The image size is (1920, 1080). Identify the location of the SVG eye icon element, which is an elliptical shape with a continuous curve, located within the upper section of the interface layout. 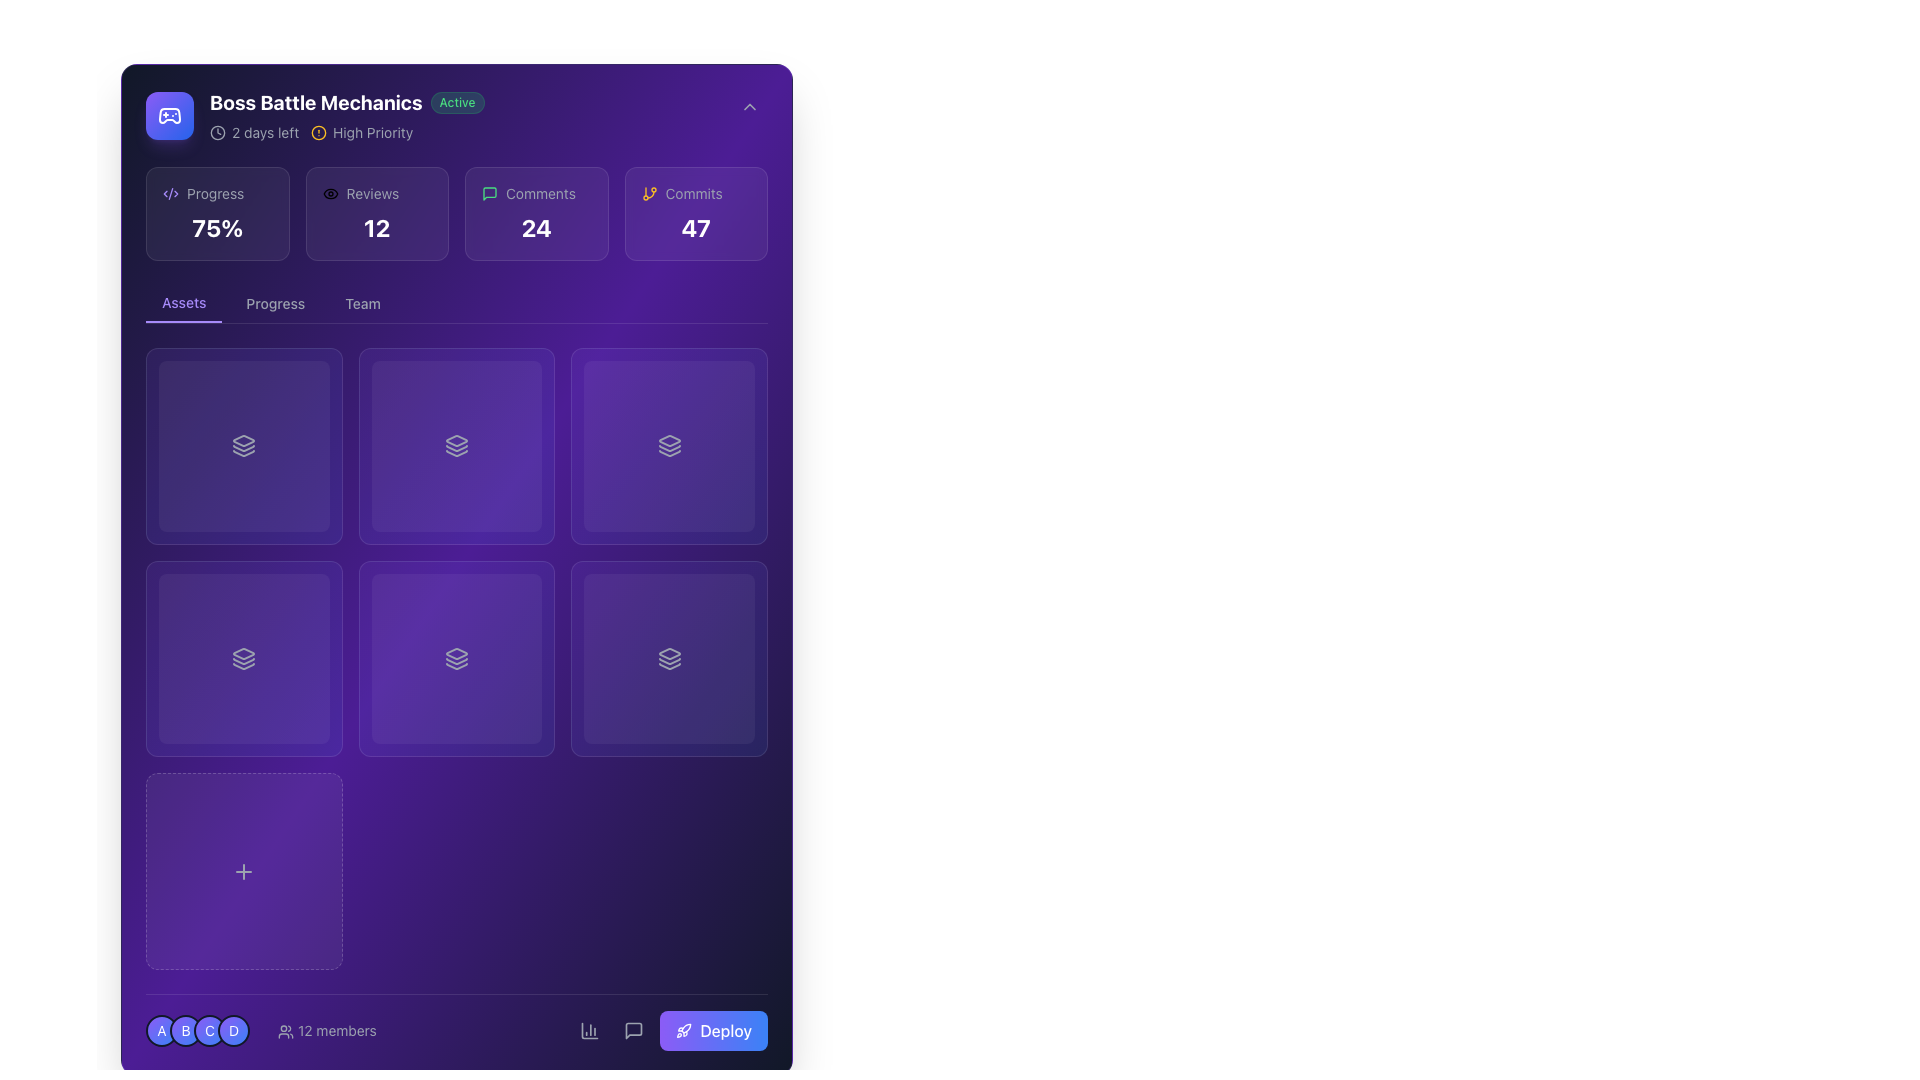
(330, 193).